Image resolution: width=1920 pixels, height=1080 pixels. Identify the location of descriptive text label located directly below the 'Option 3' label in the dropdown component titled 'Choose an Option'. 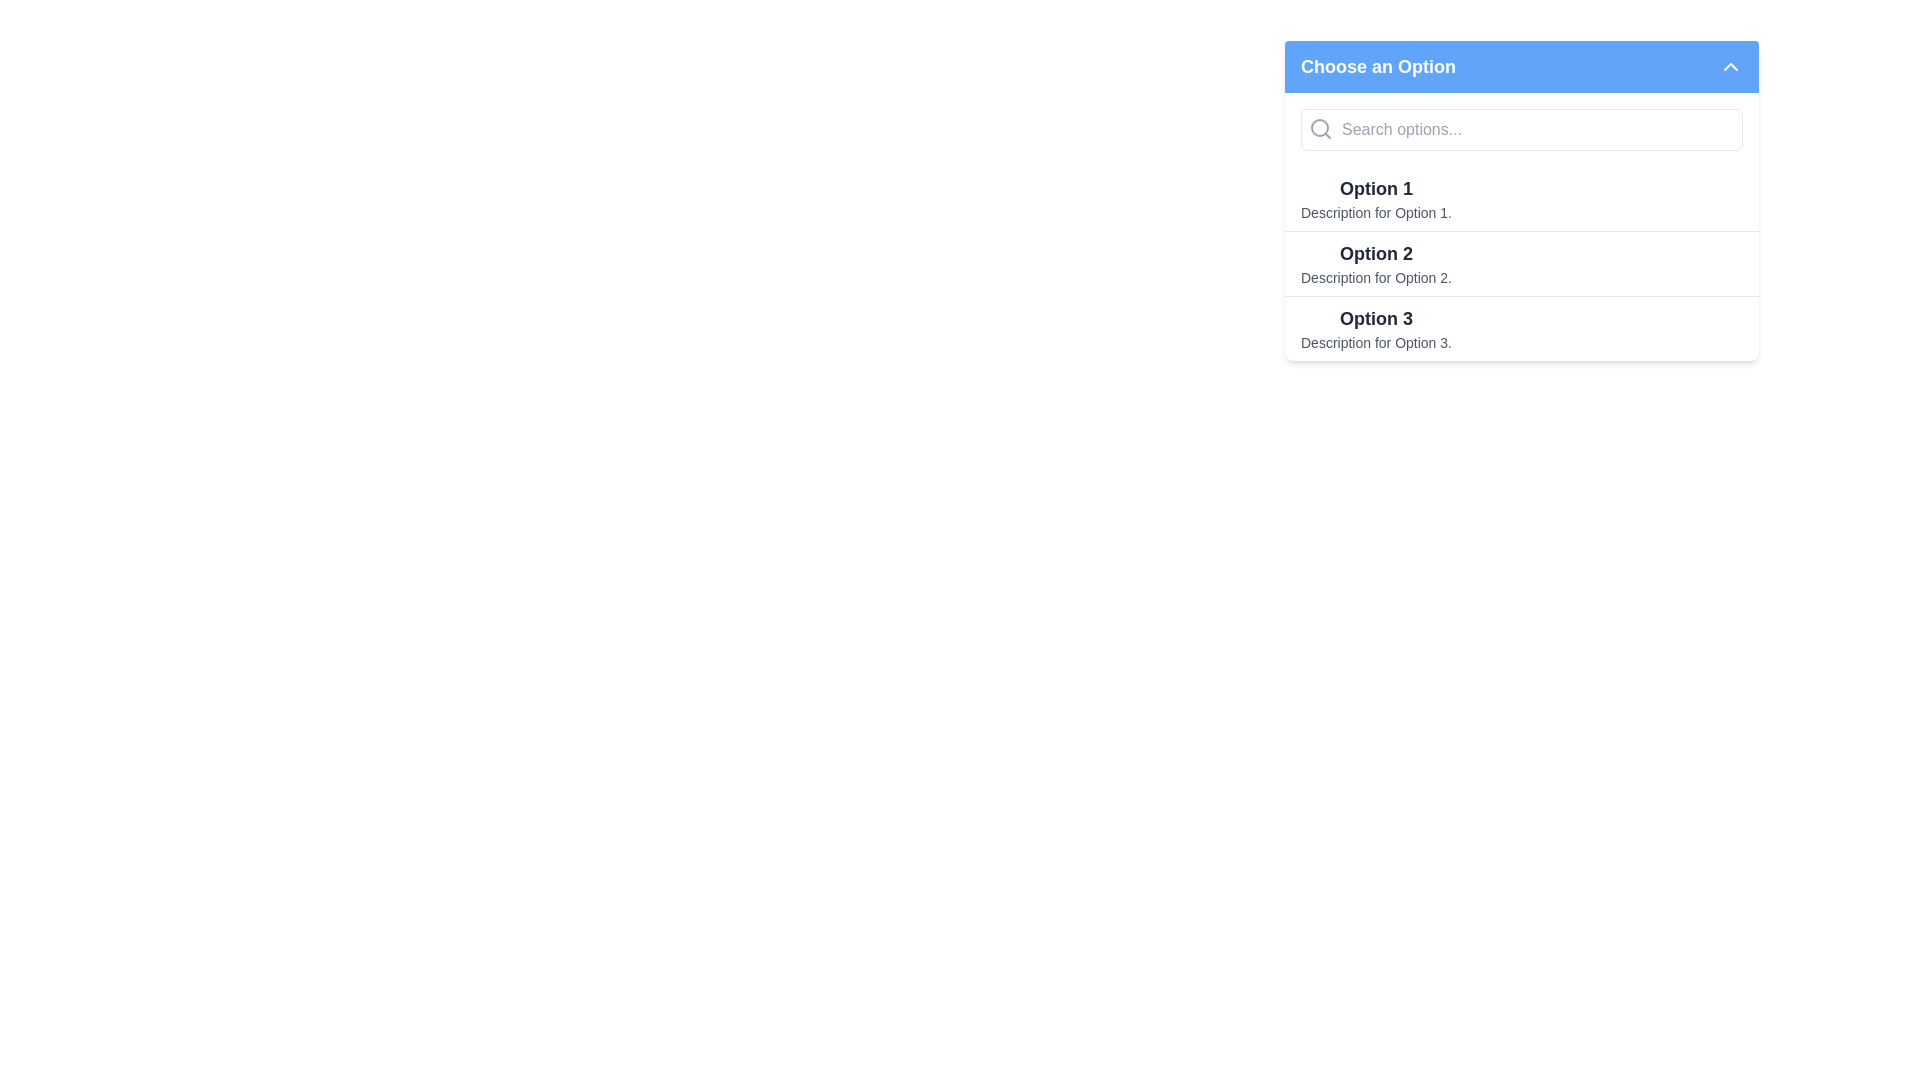
(1375, 342).